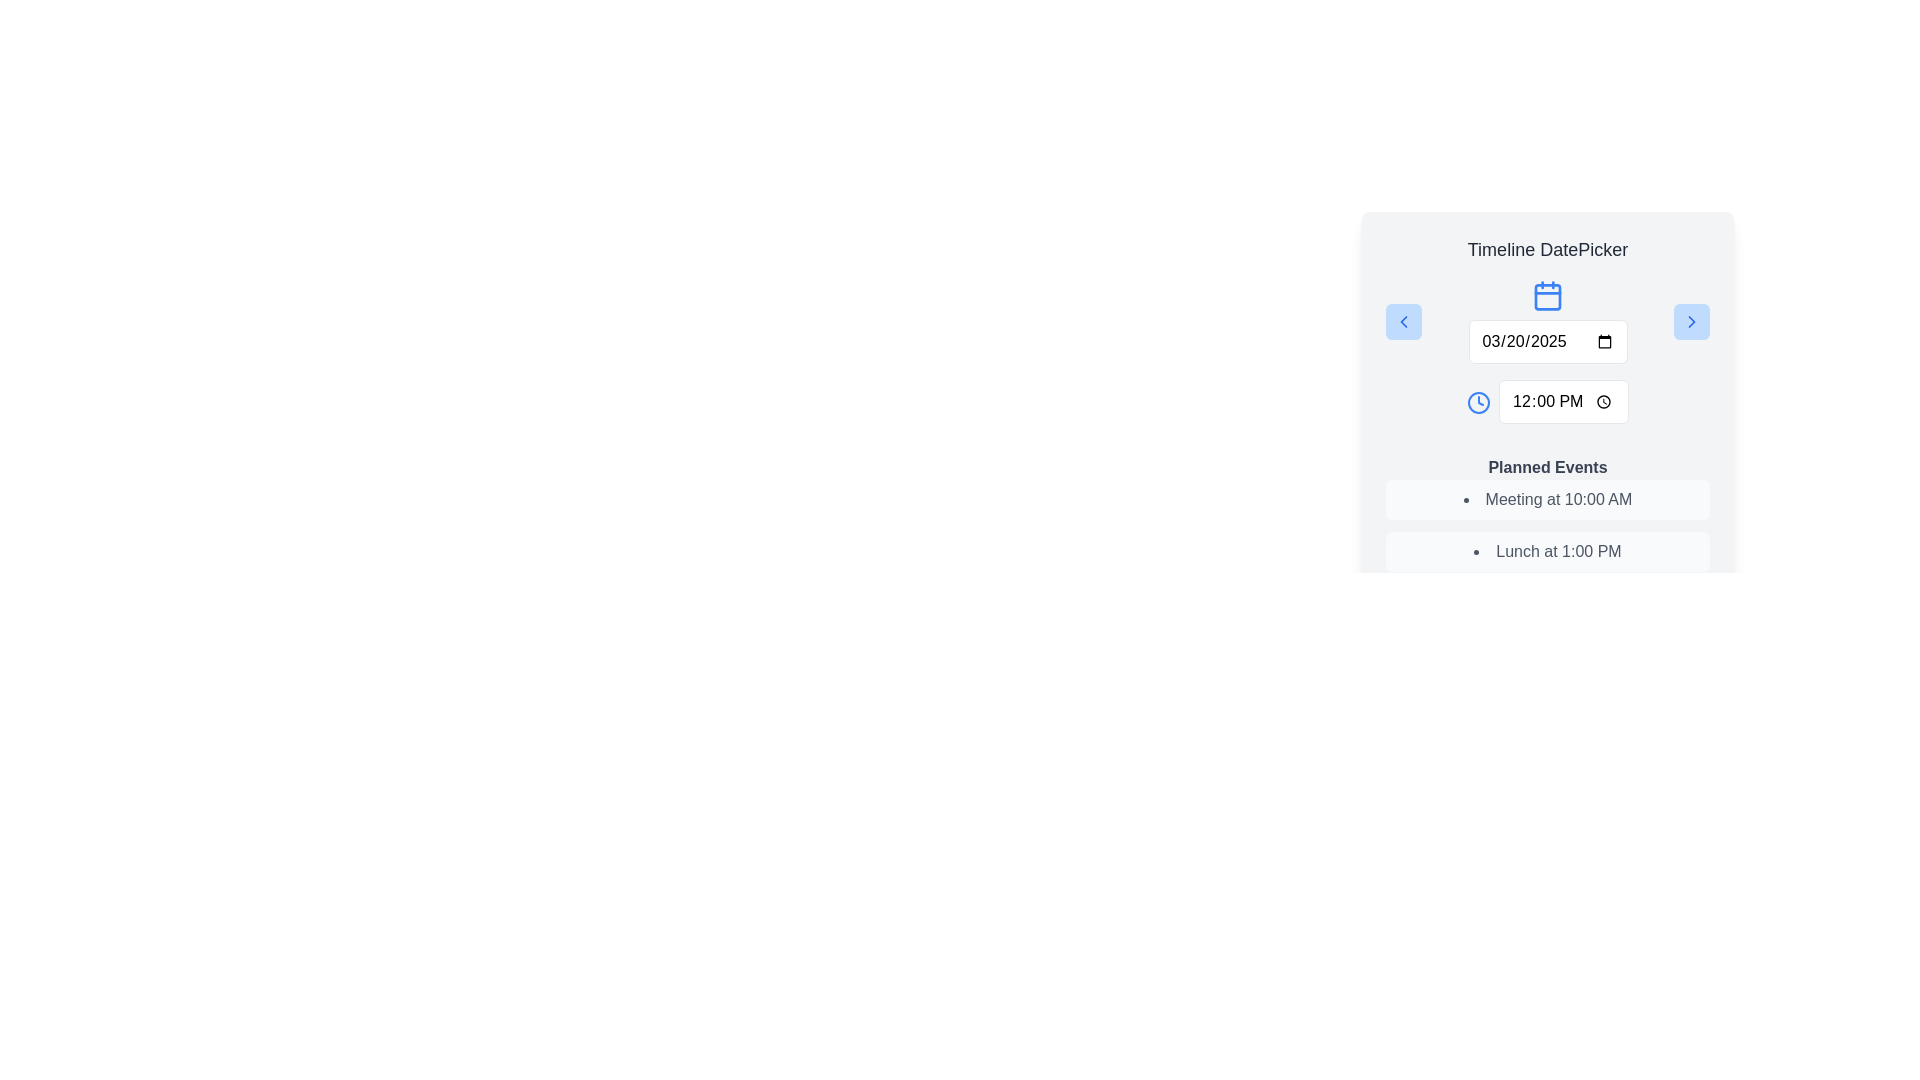 The image size is (1920, 1080). What do you see at coordinates (1563, 401) in the screenshot?
I see `the Time input box, which is styled as a bordered and rounded box displaying '12:00 PM'` at bounding box center [1563, 401].